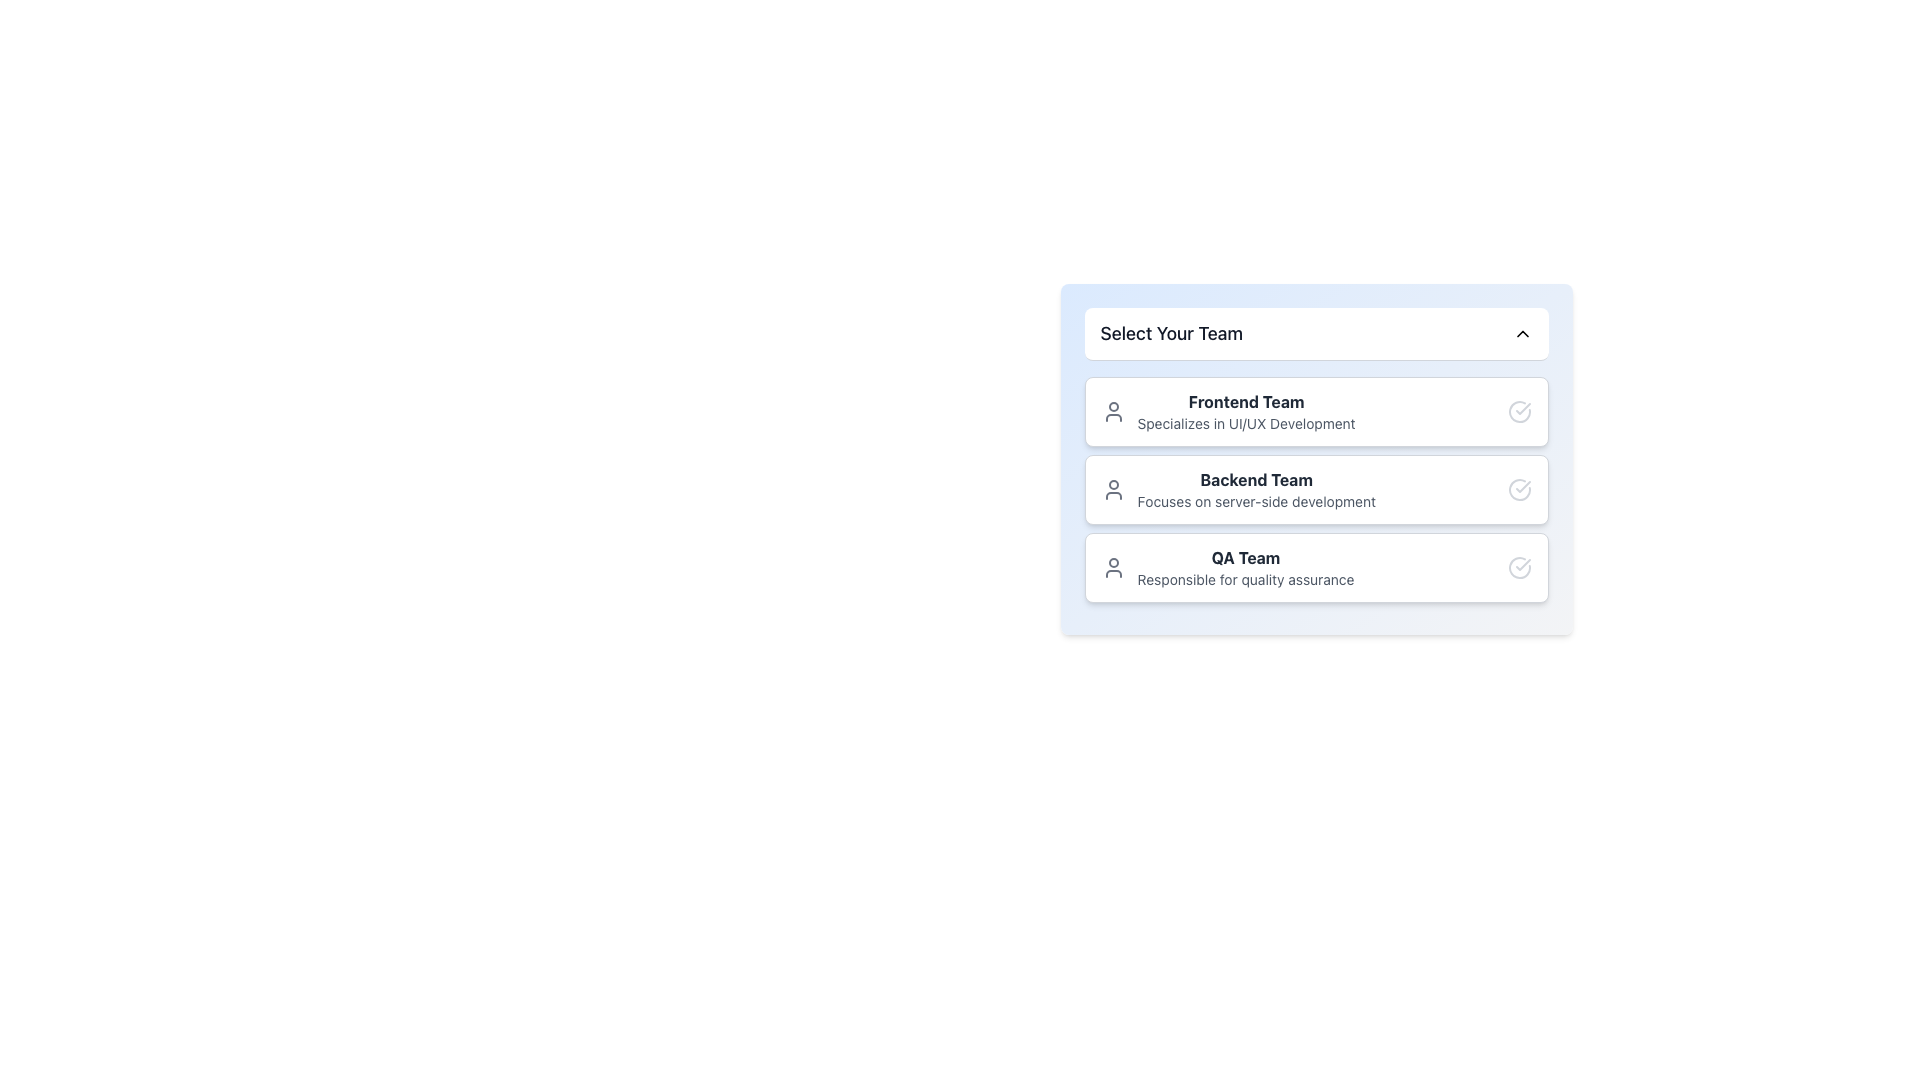 This screenshot has height=1080, width=1920. Describe the element at coordinates (1237, 489) in the screenshot. I see `the clickable item for 'Backend Team' which contains the text and user icon` at that location.